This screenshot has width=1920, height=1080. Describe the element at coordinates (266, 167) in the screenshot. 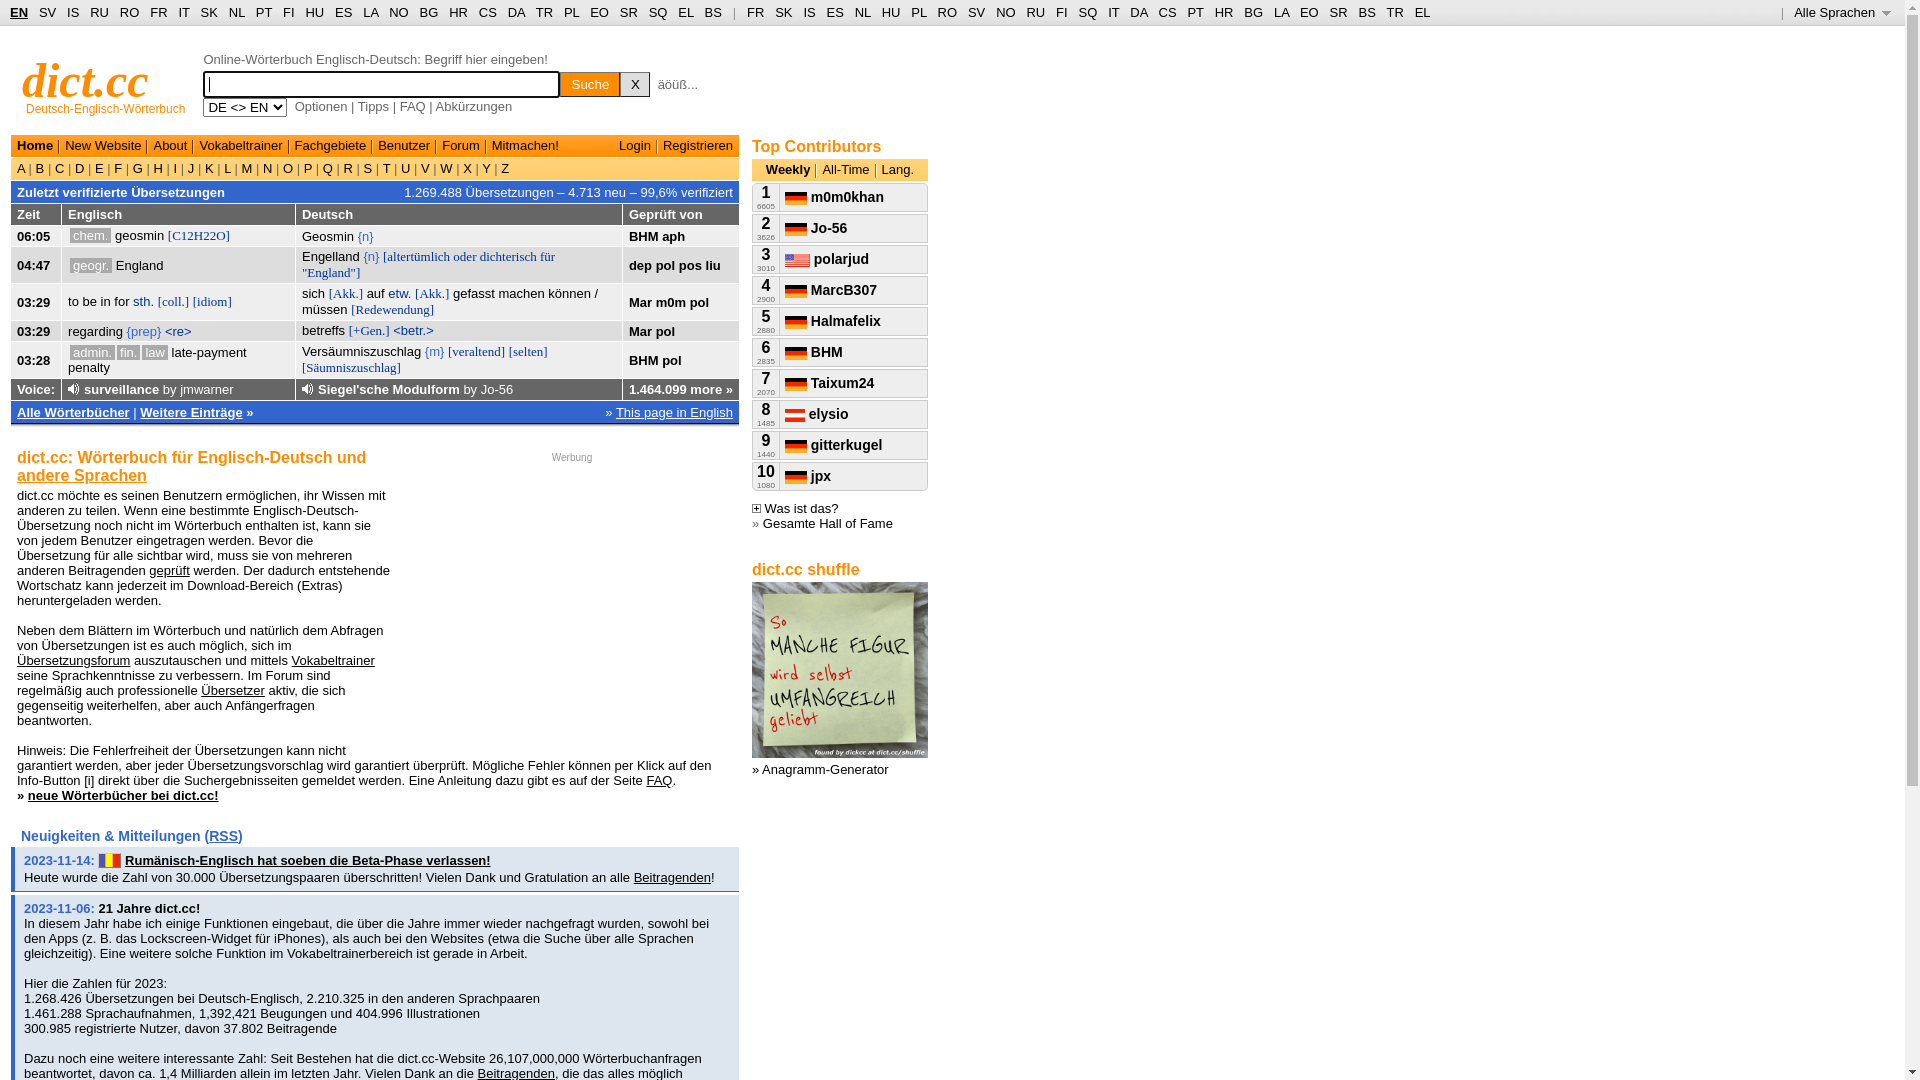

I see `'N'` at that location.